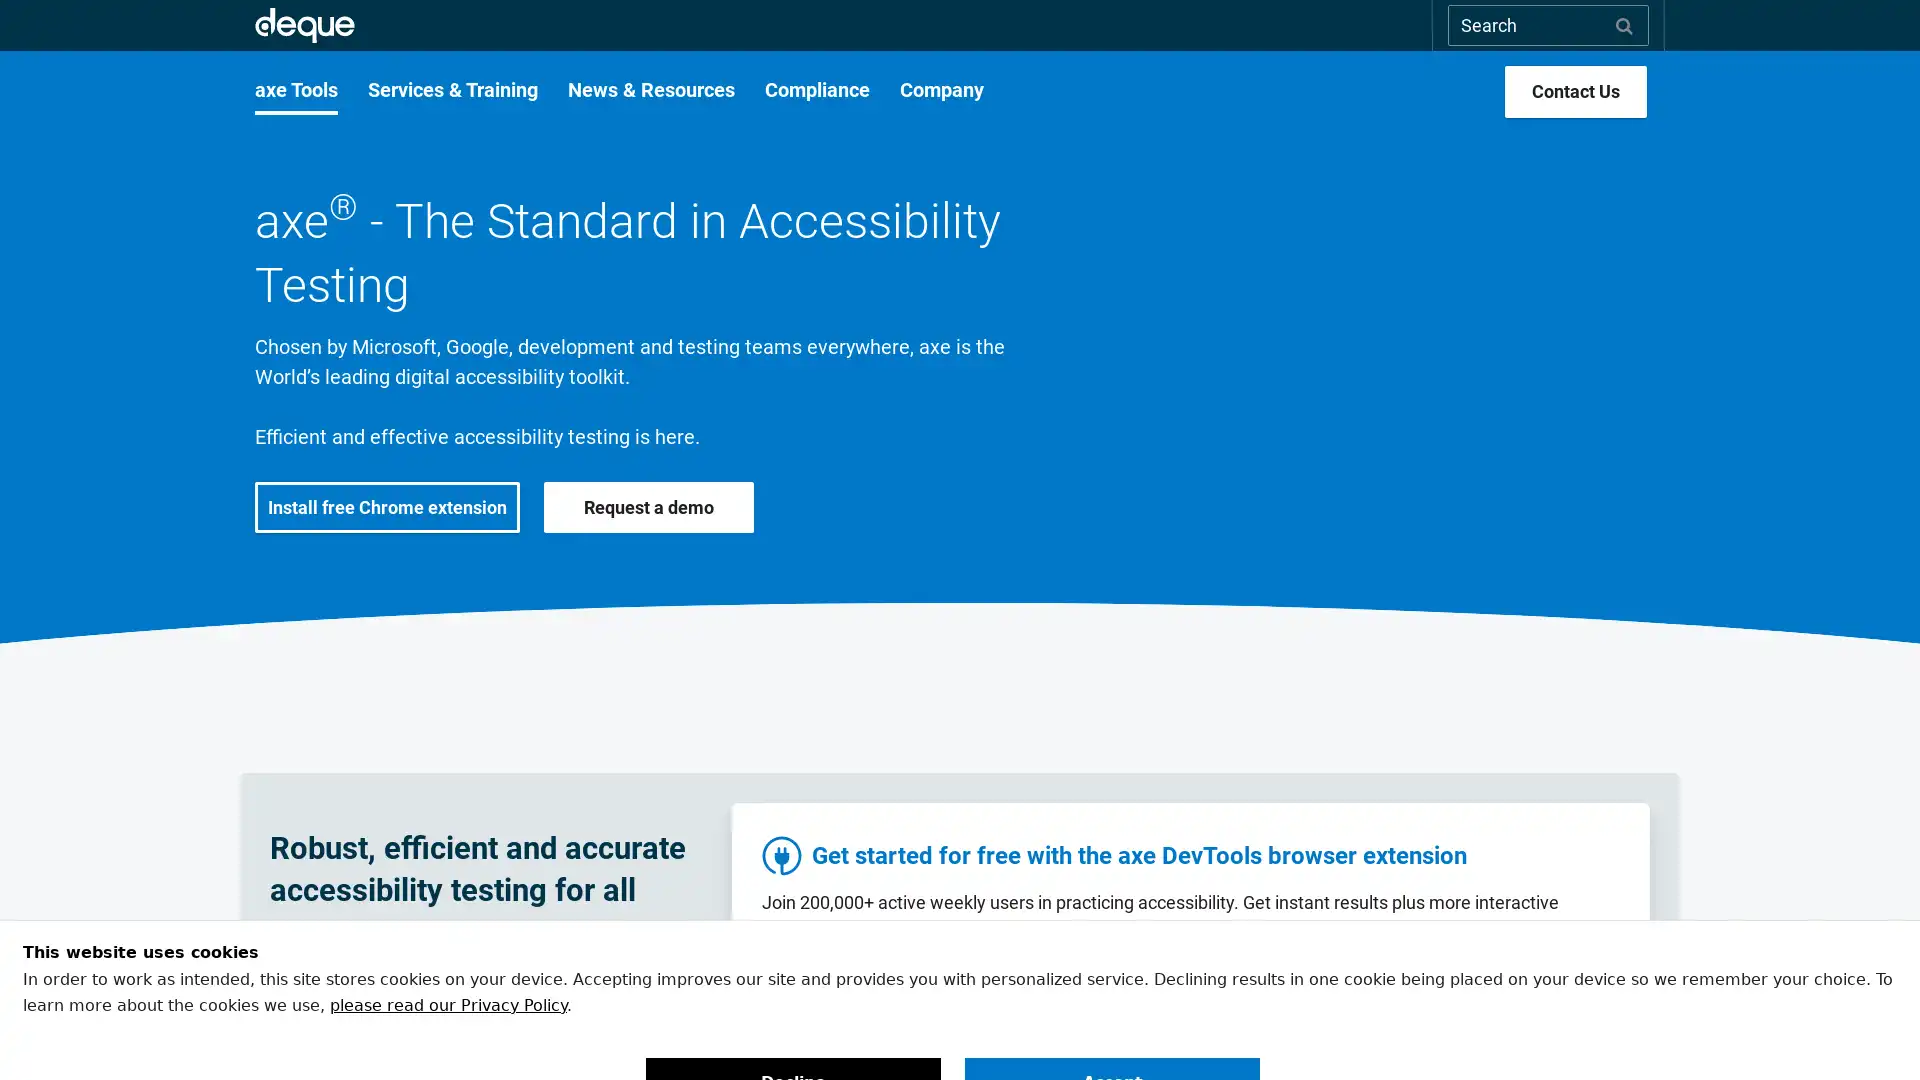 The width and height of the screenshot is (1920, 1080). What do you see at coordinates (1624, 24) in the screenshot?
I see `Submit` at bounding box center [1624, 24].